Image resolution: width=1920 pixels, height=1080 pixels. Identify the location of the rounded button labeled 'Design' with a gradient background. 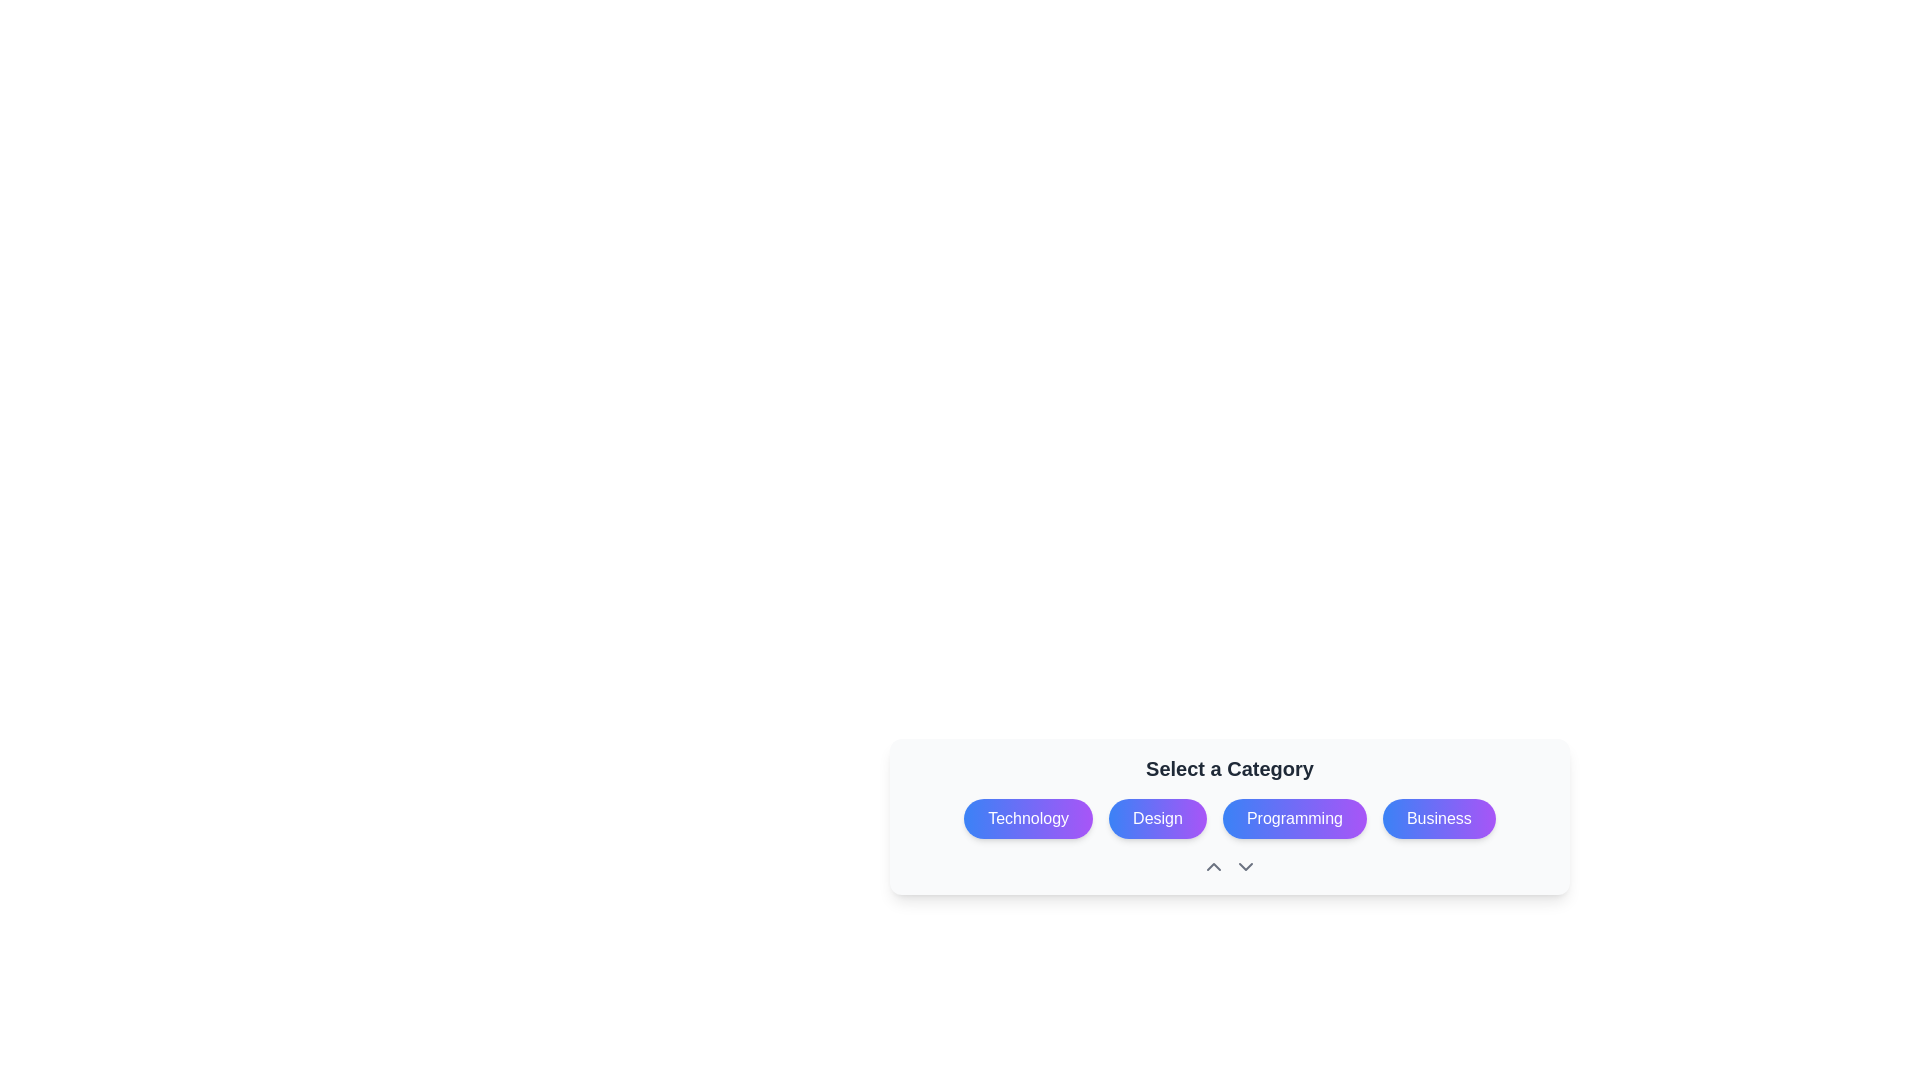
(1157, 818).